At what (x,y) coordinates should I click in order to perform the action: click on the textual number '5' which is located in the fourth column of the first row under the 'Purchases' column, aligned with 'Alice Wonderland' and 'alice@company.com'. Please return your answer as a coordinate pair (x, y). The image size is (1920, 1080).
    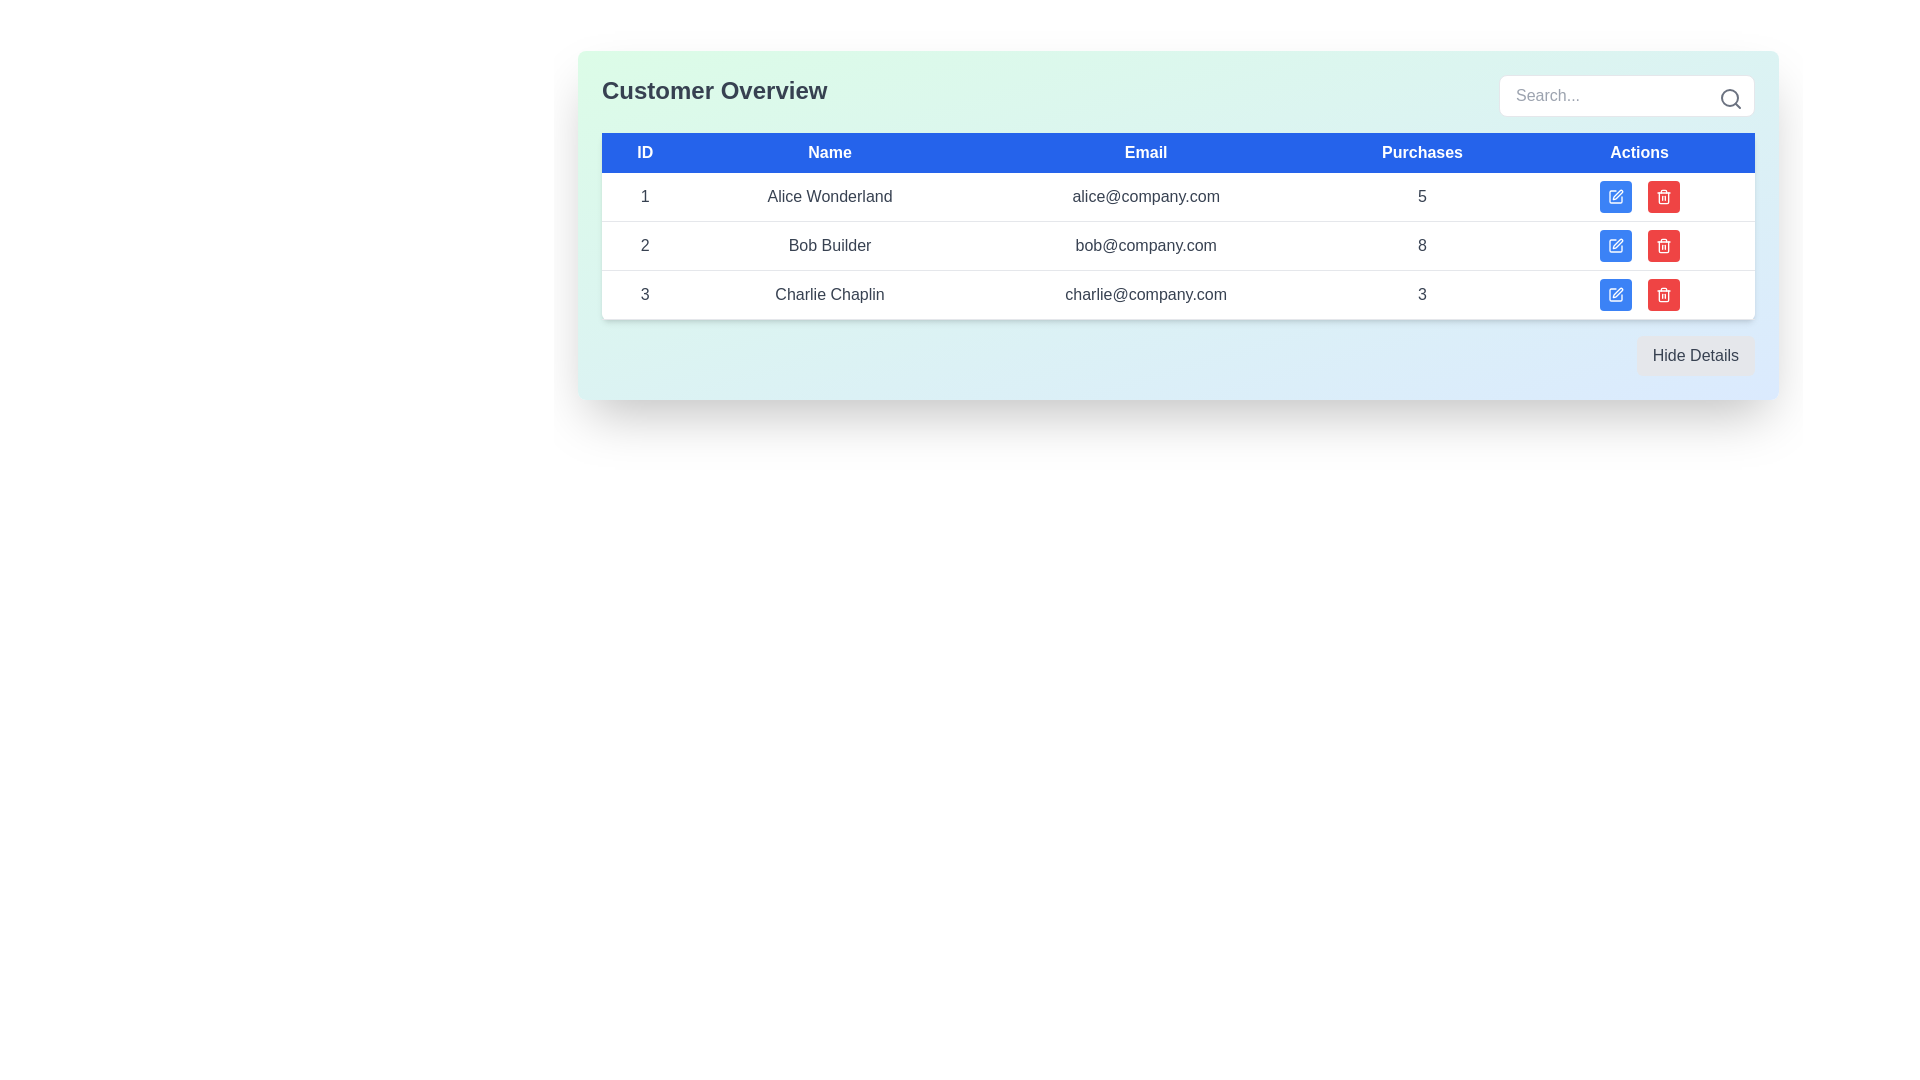
    Looking at the image, I should click on (1421, 197).